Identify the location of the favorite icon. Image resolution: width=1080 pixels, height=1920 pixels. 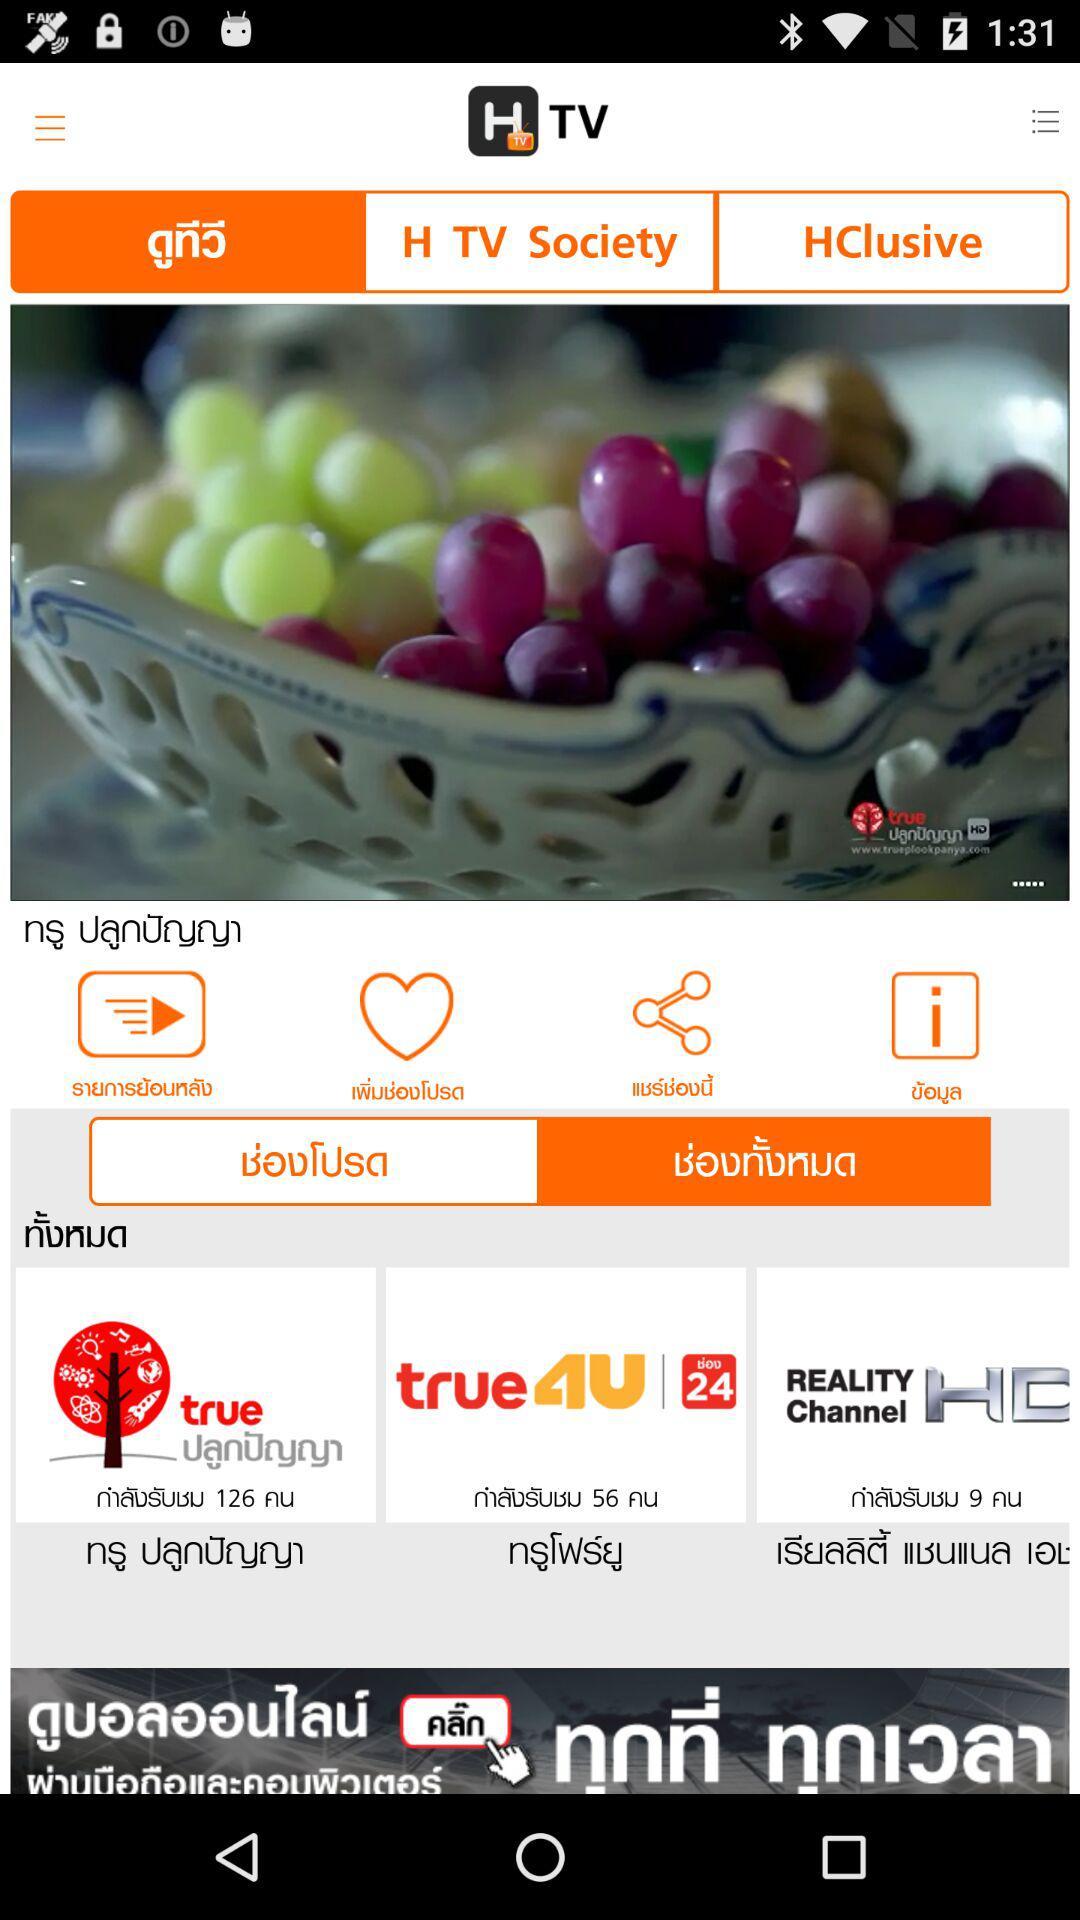
(406, 1086).